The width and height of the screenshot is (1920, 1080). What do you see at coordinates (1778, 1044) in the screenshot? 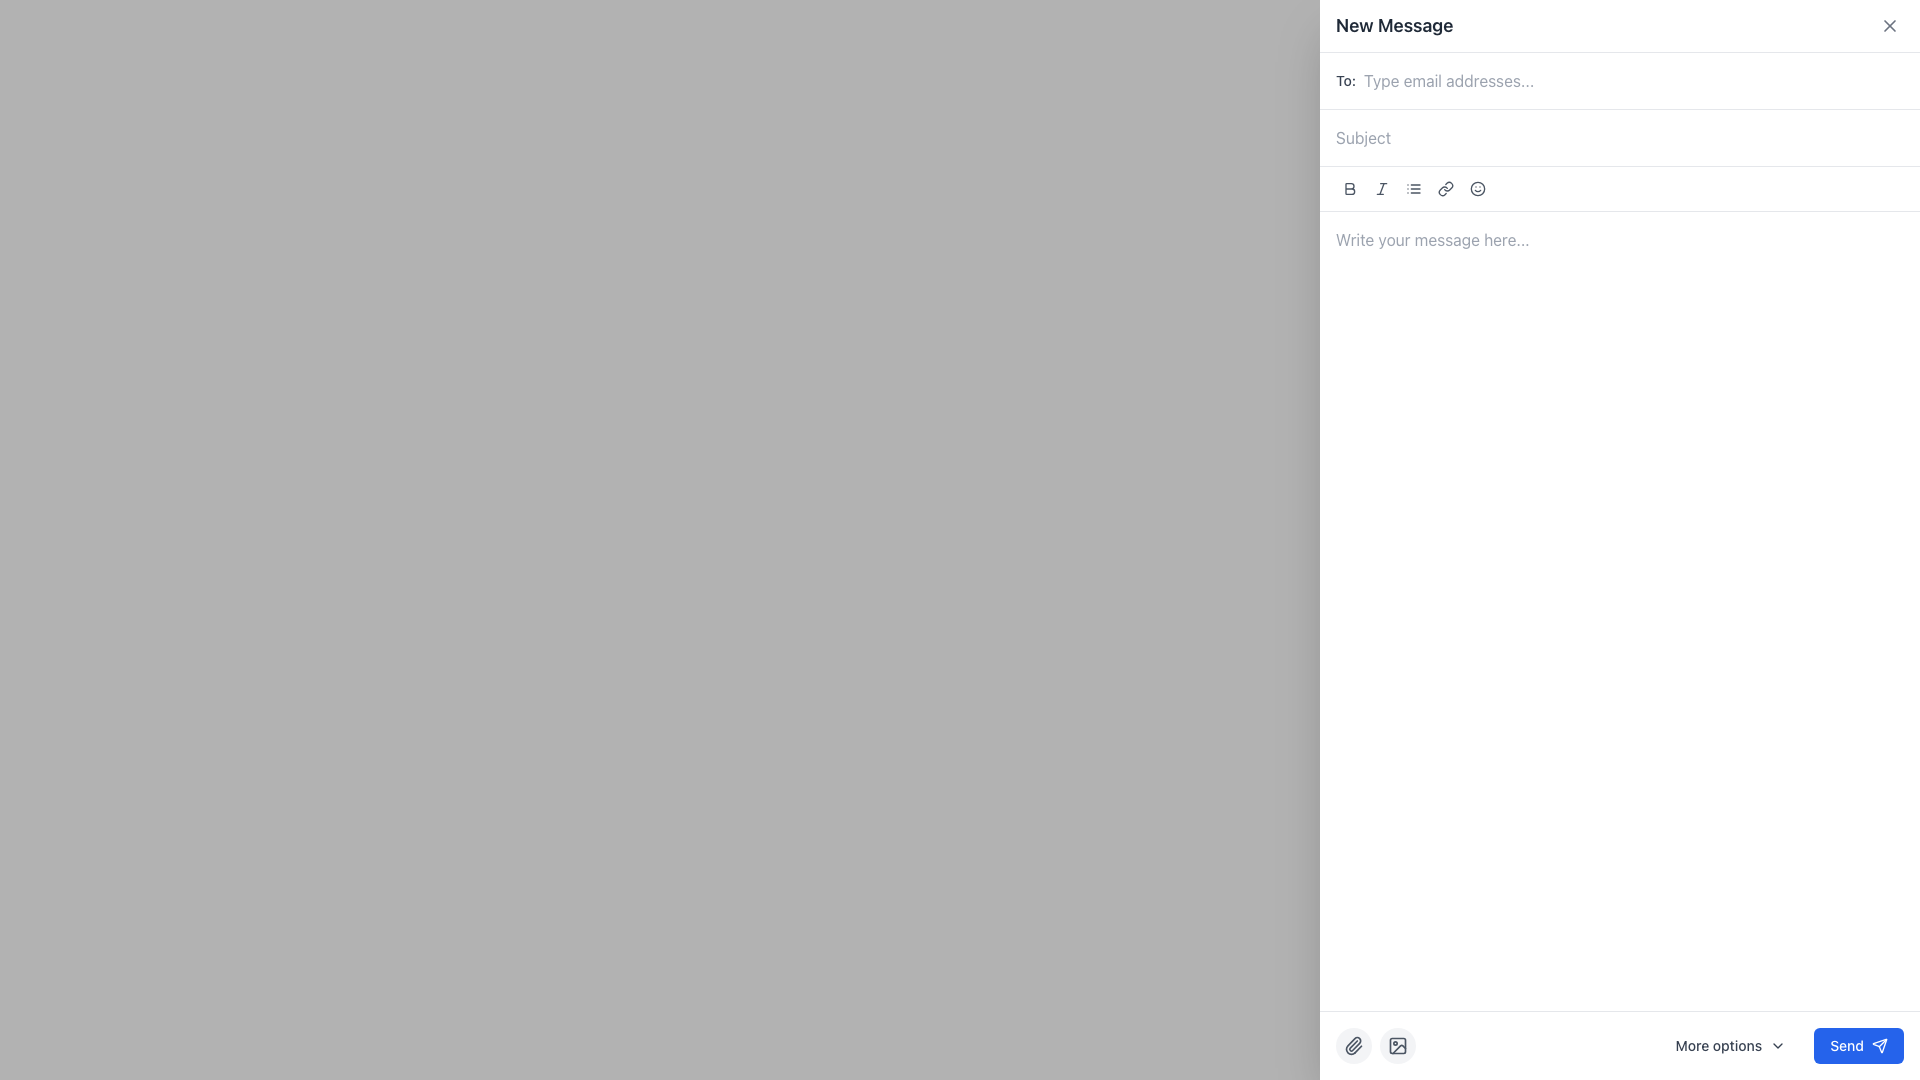
I see `the small, downward-facing chevron icon next to the 'More options' text` at bounding box center [1778, 1044].